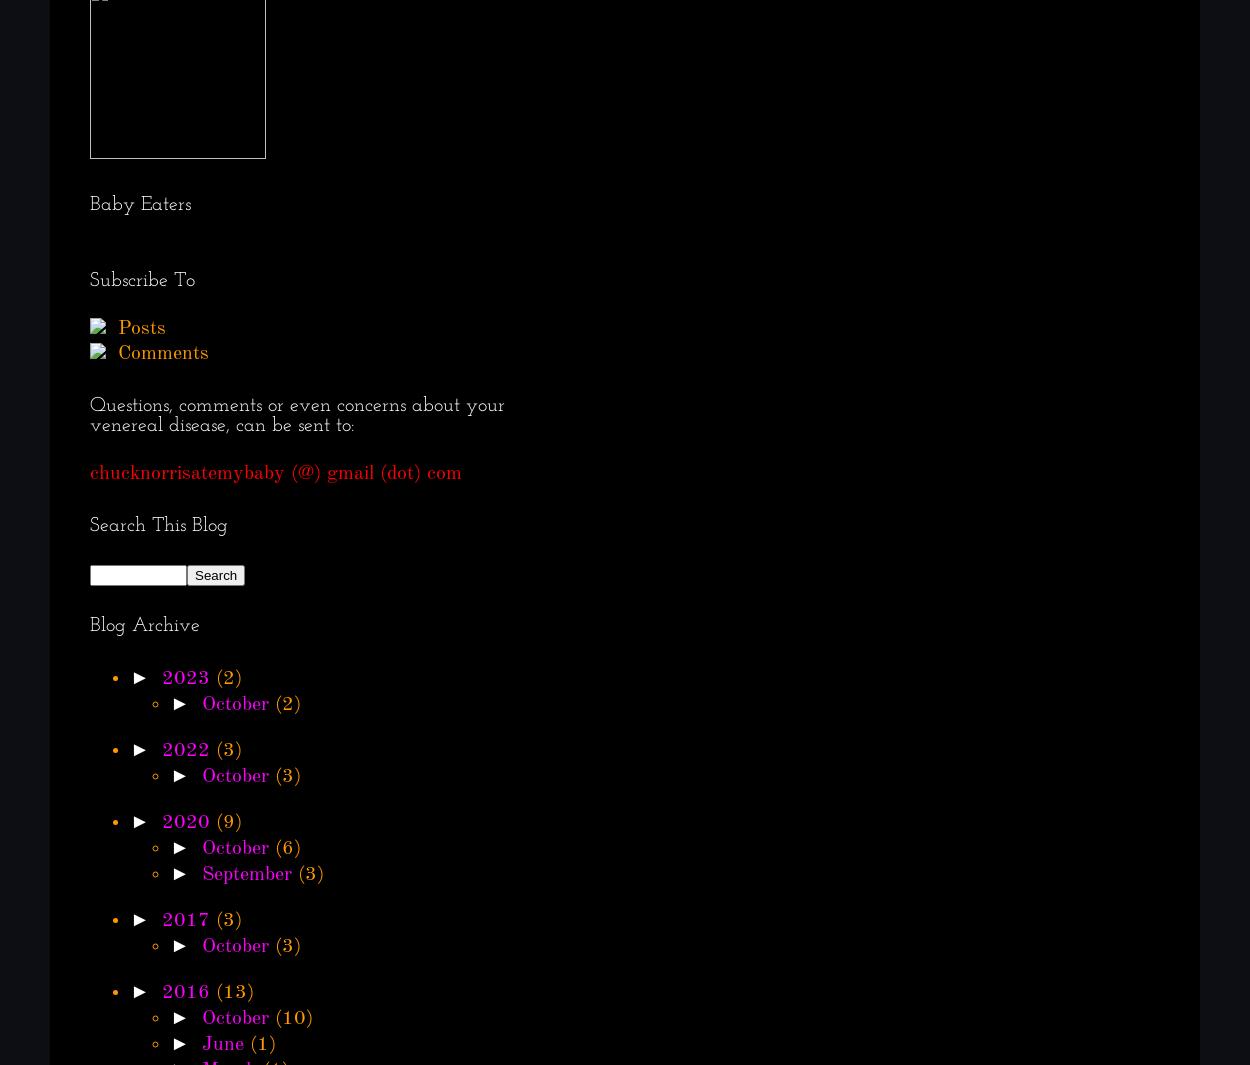  I want to click on 'June', so click(221, 1044).